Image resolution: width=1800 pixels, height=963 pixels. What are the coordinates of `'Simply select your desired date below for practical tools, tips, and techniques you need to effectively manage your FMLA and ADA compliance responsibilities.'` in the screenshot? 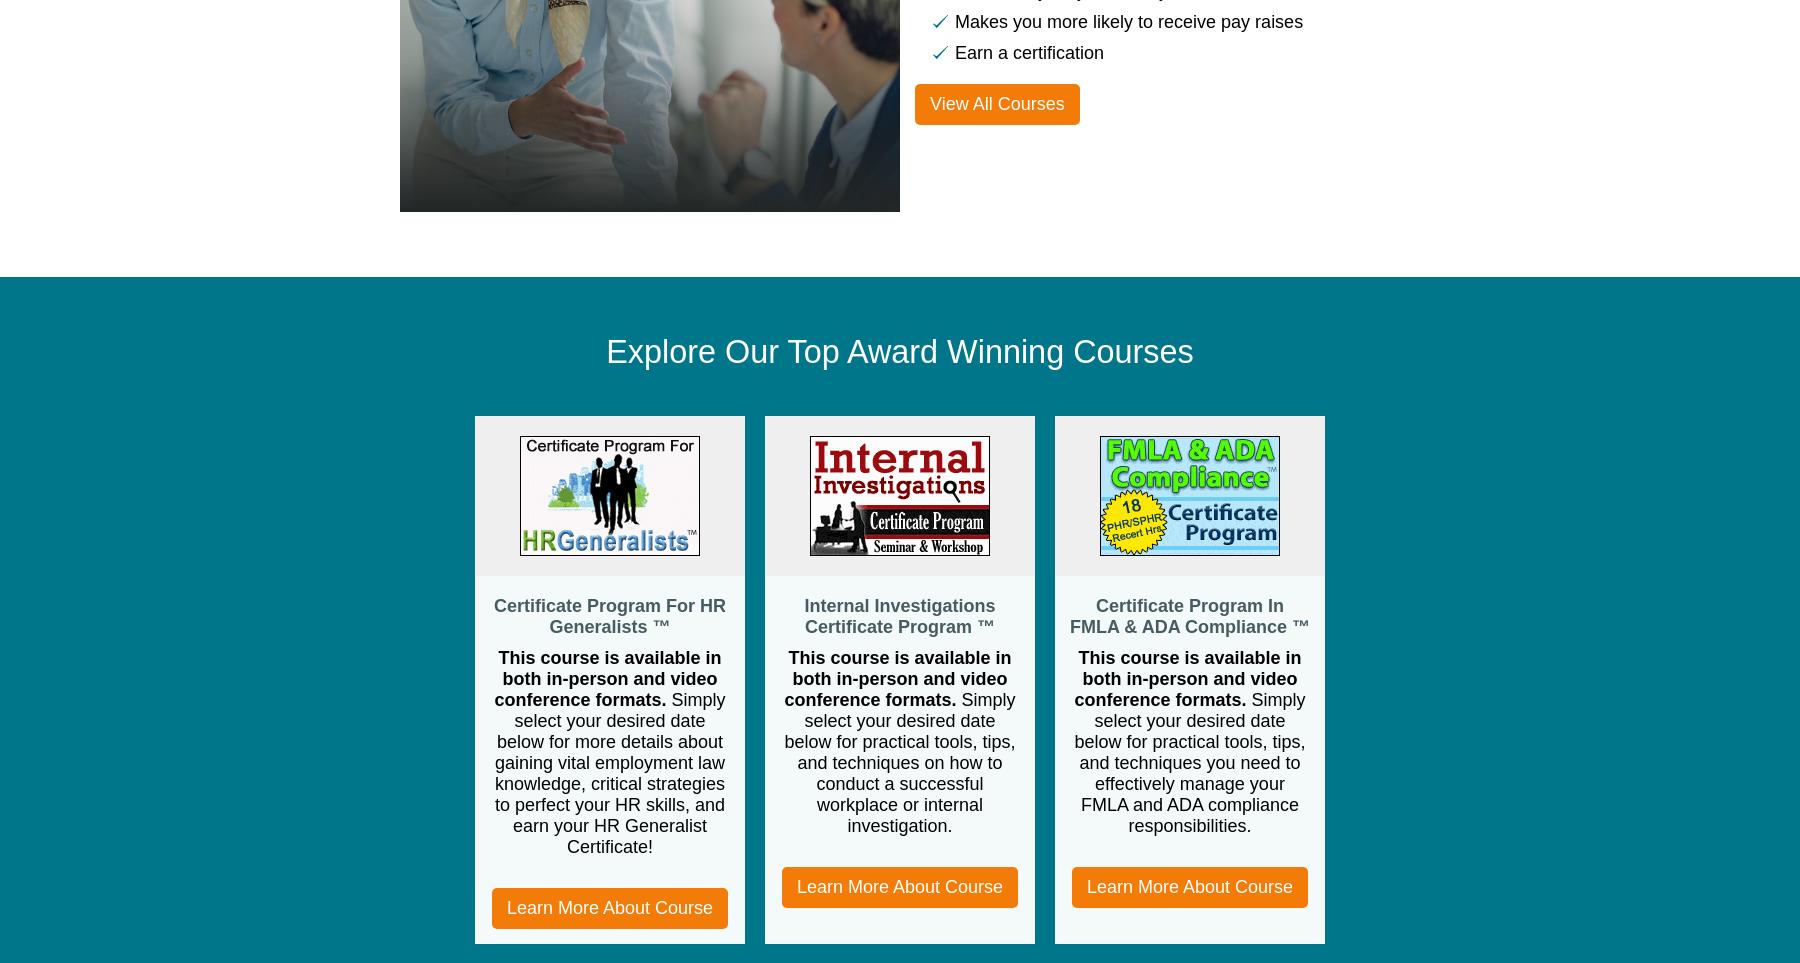 It's located at (1074, 762).